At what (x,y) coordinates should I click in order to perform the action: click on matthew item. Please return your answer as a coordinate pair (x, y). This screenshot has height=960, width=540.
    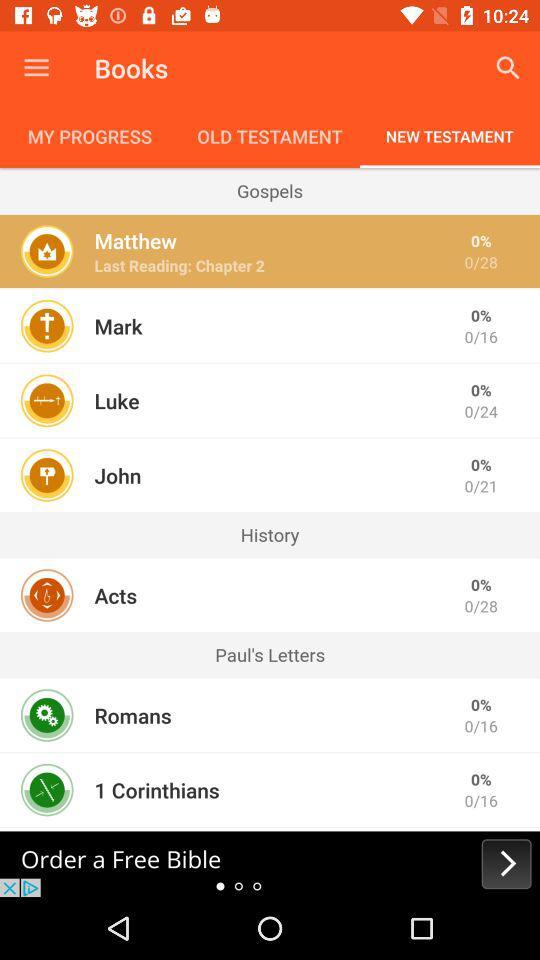
    Looking at the image, I should click on (135, 240).